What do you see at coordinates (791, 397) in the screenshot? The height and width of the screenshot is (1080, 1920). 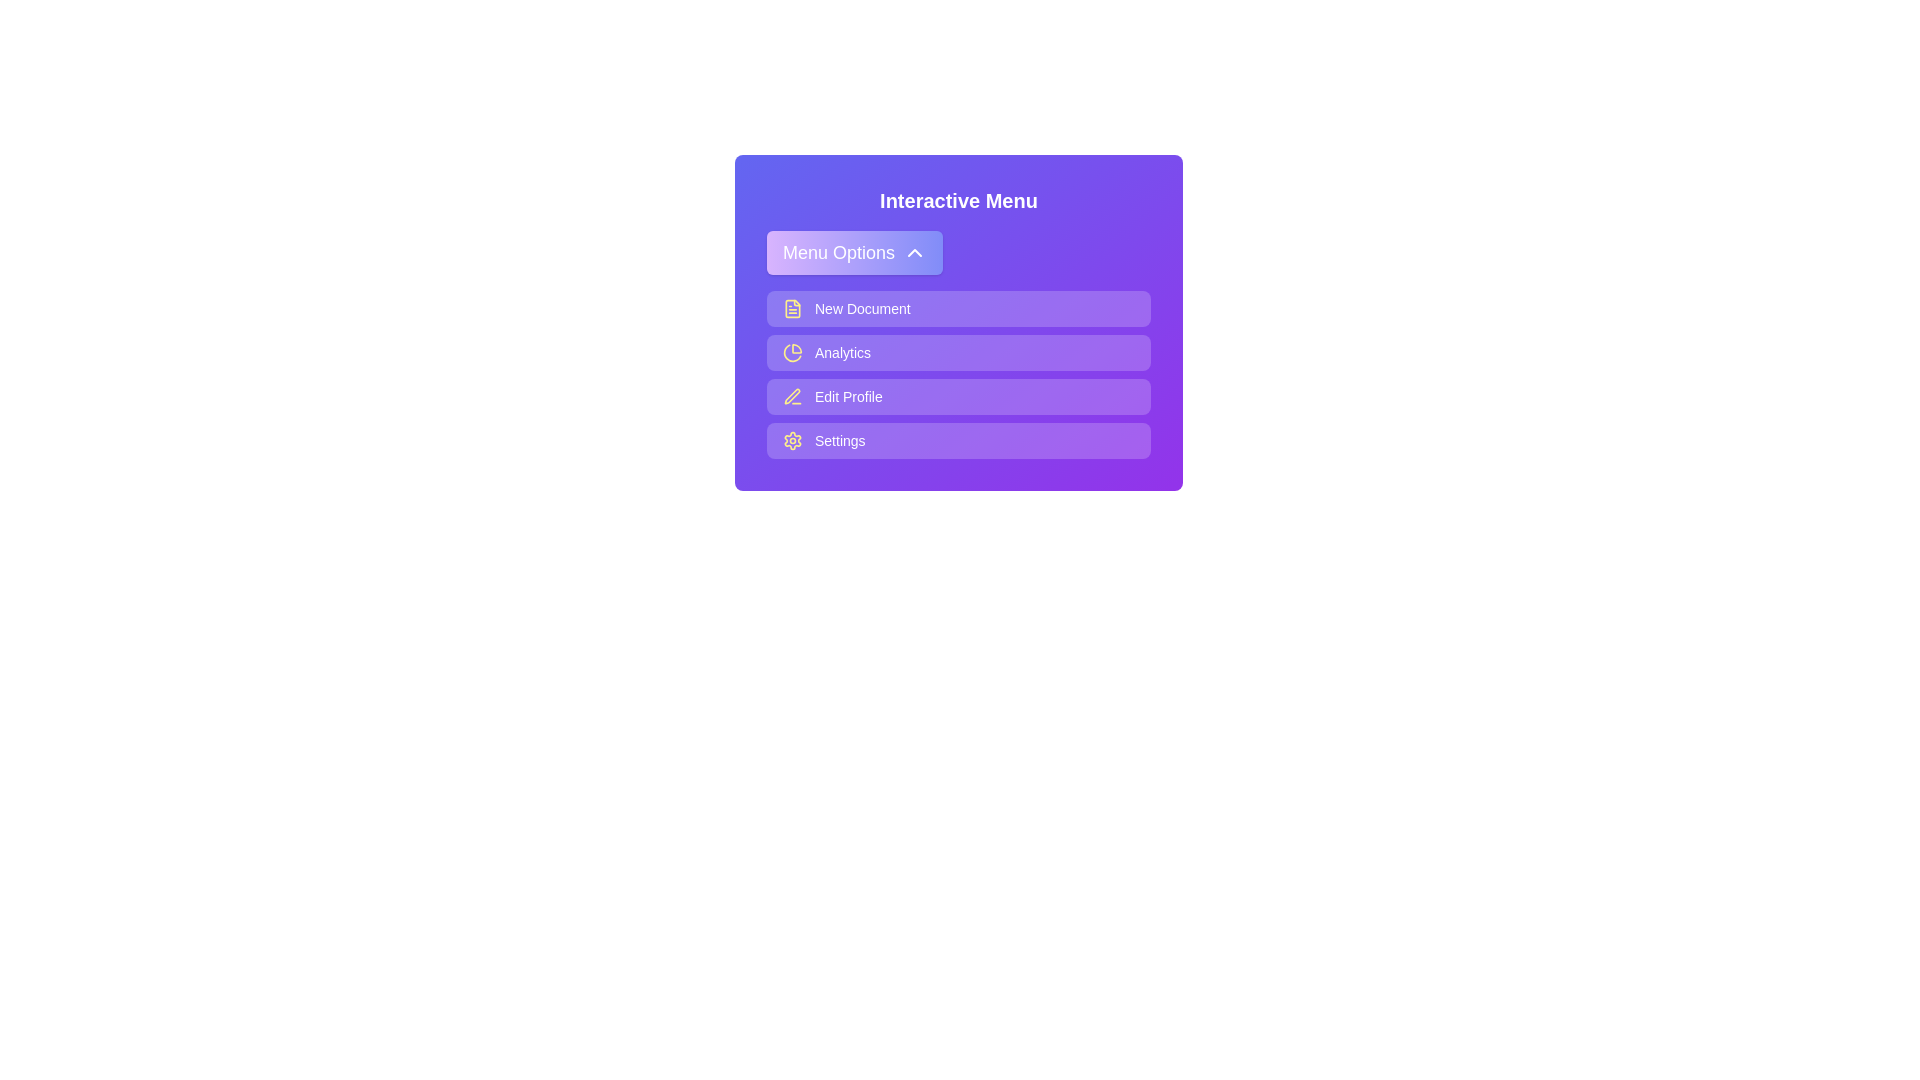 I see `the yellow pen icon located to the left of the 'Edit Profile' text in the interactive menu` at bounding box center [791, 397].